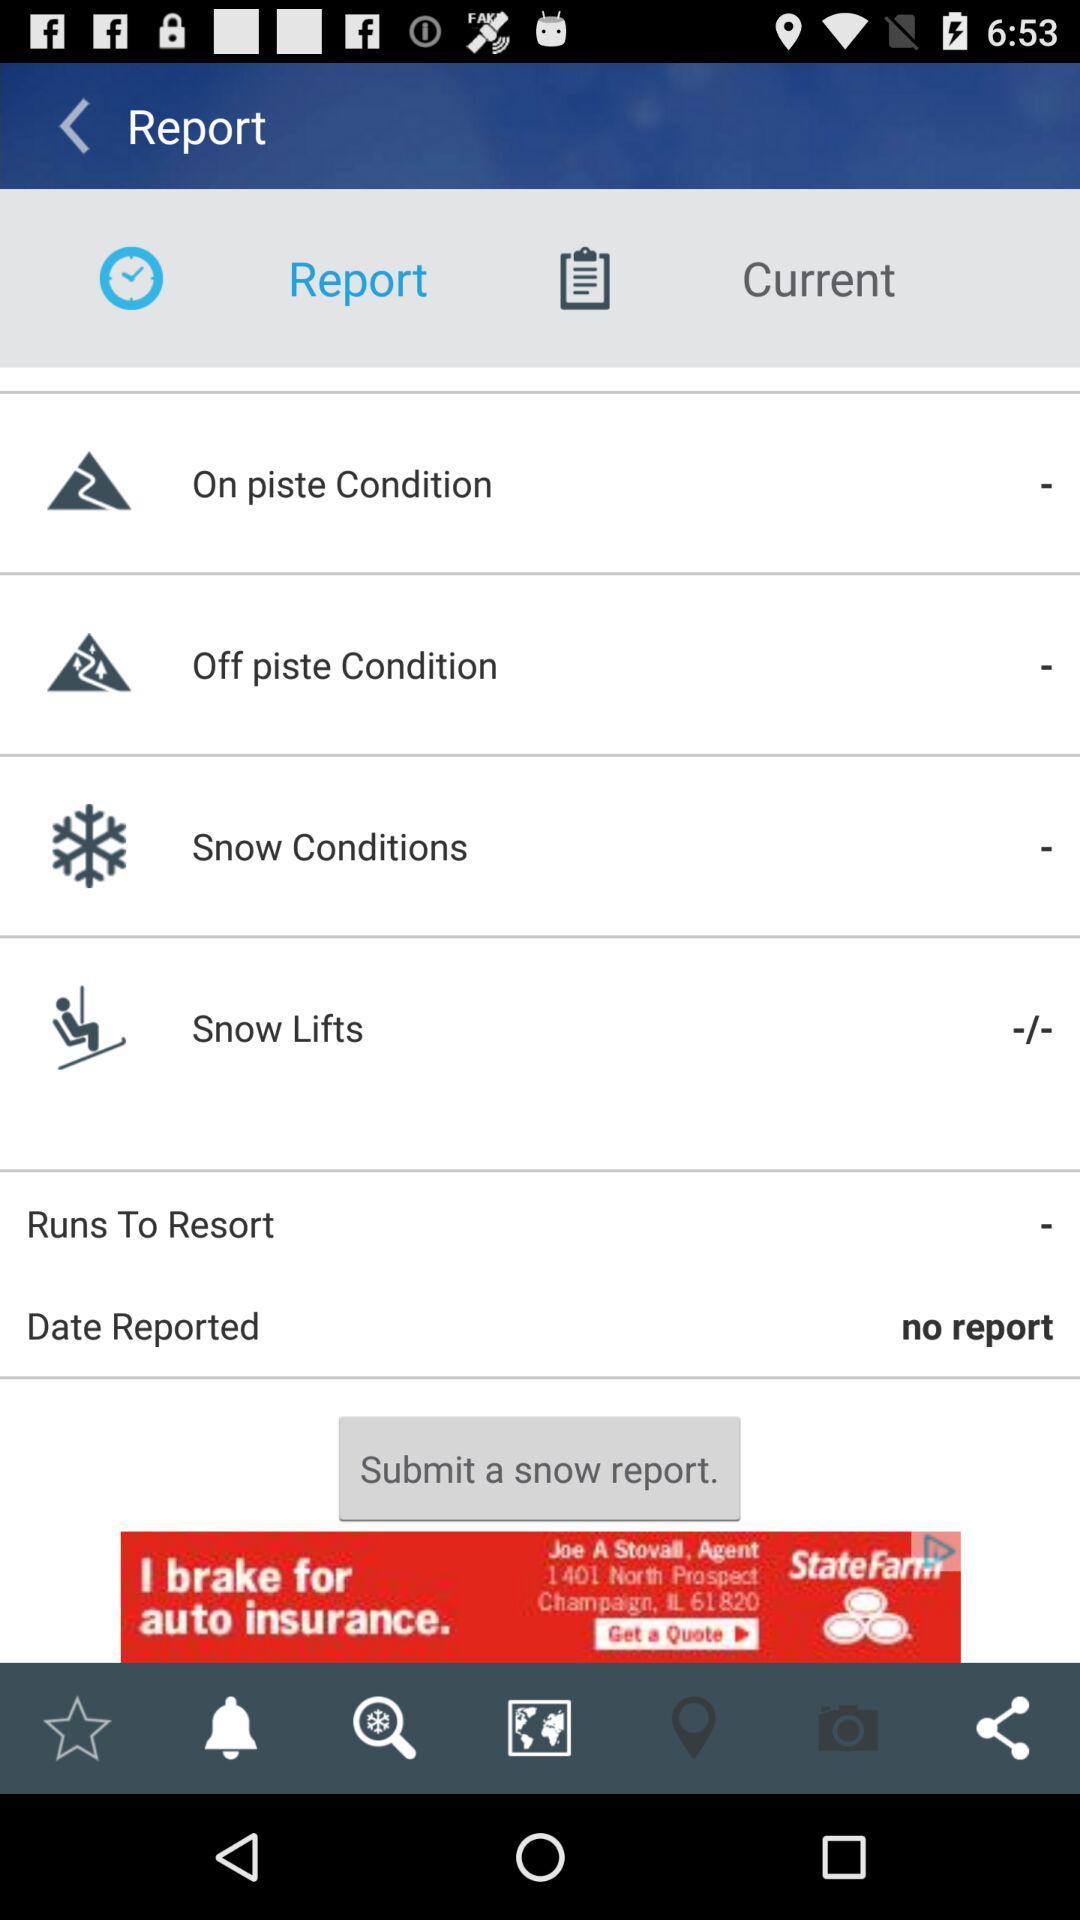 The height and width of the screenshot is (1920, 1080). What do you see at coordinates (75, 1727) in the screenshot?
I see `favorites` at bounding box center [75, 1727].